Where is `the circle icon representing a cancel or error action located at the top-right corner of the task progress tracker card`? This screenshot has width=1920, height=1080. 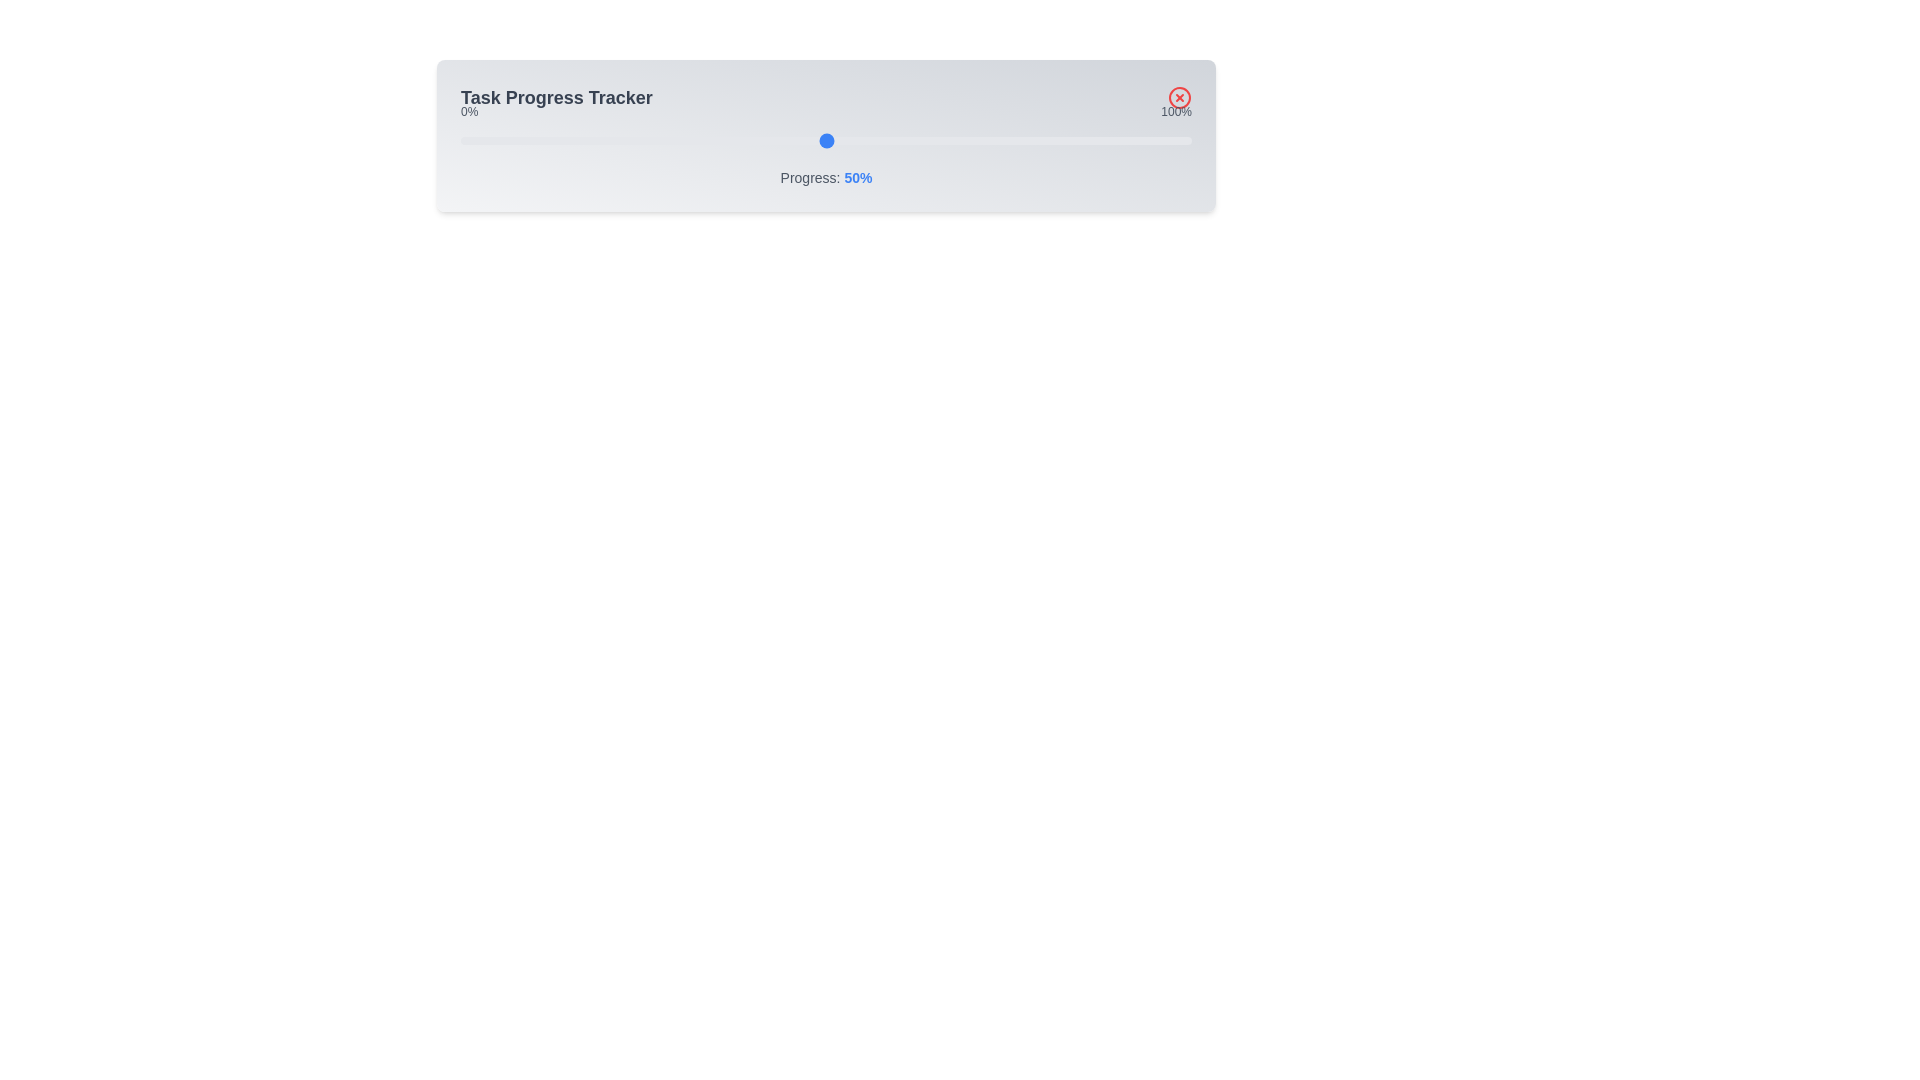 the circle icon representing a cancel or error action located at the top-right corner of the task progress tracker card is located at coordinates (1180, 97).